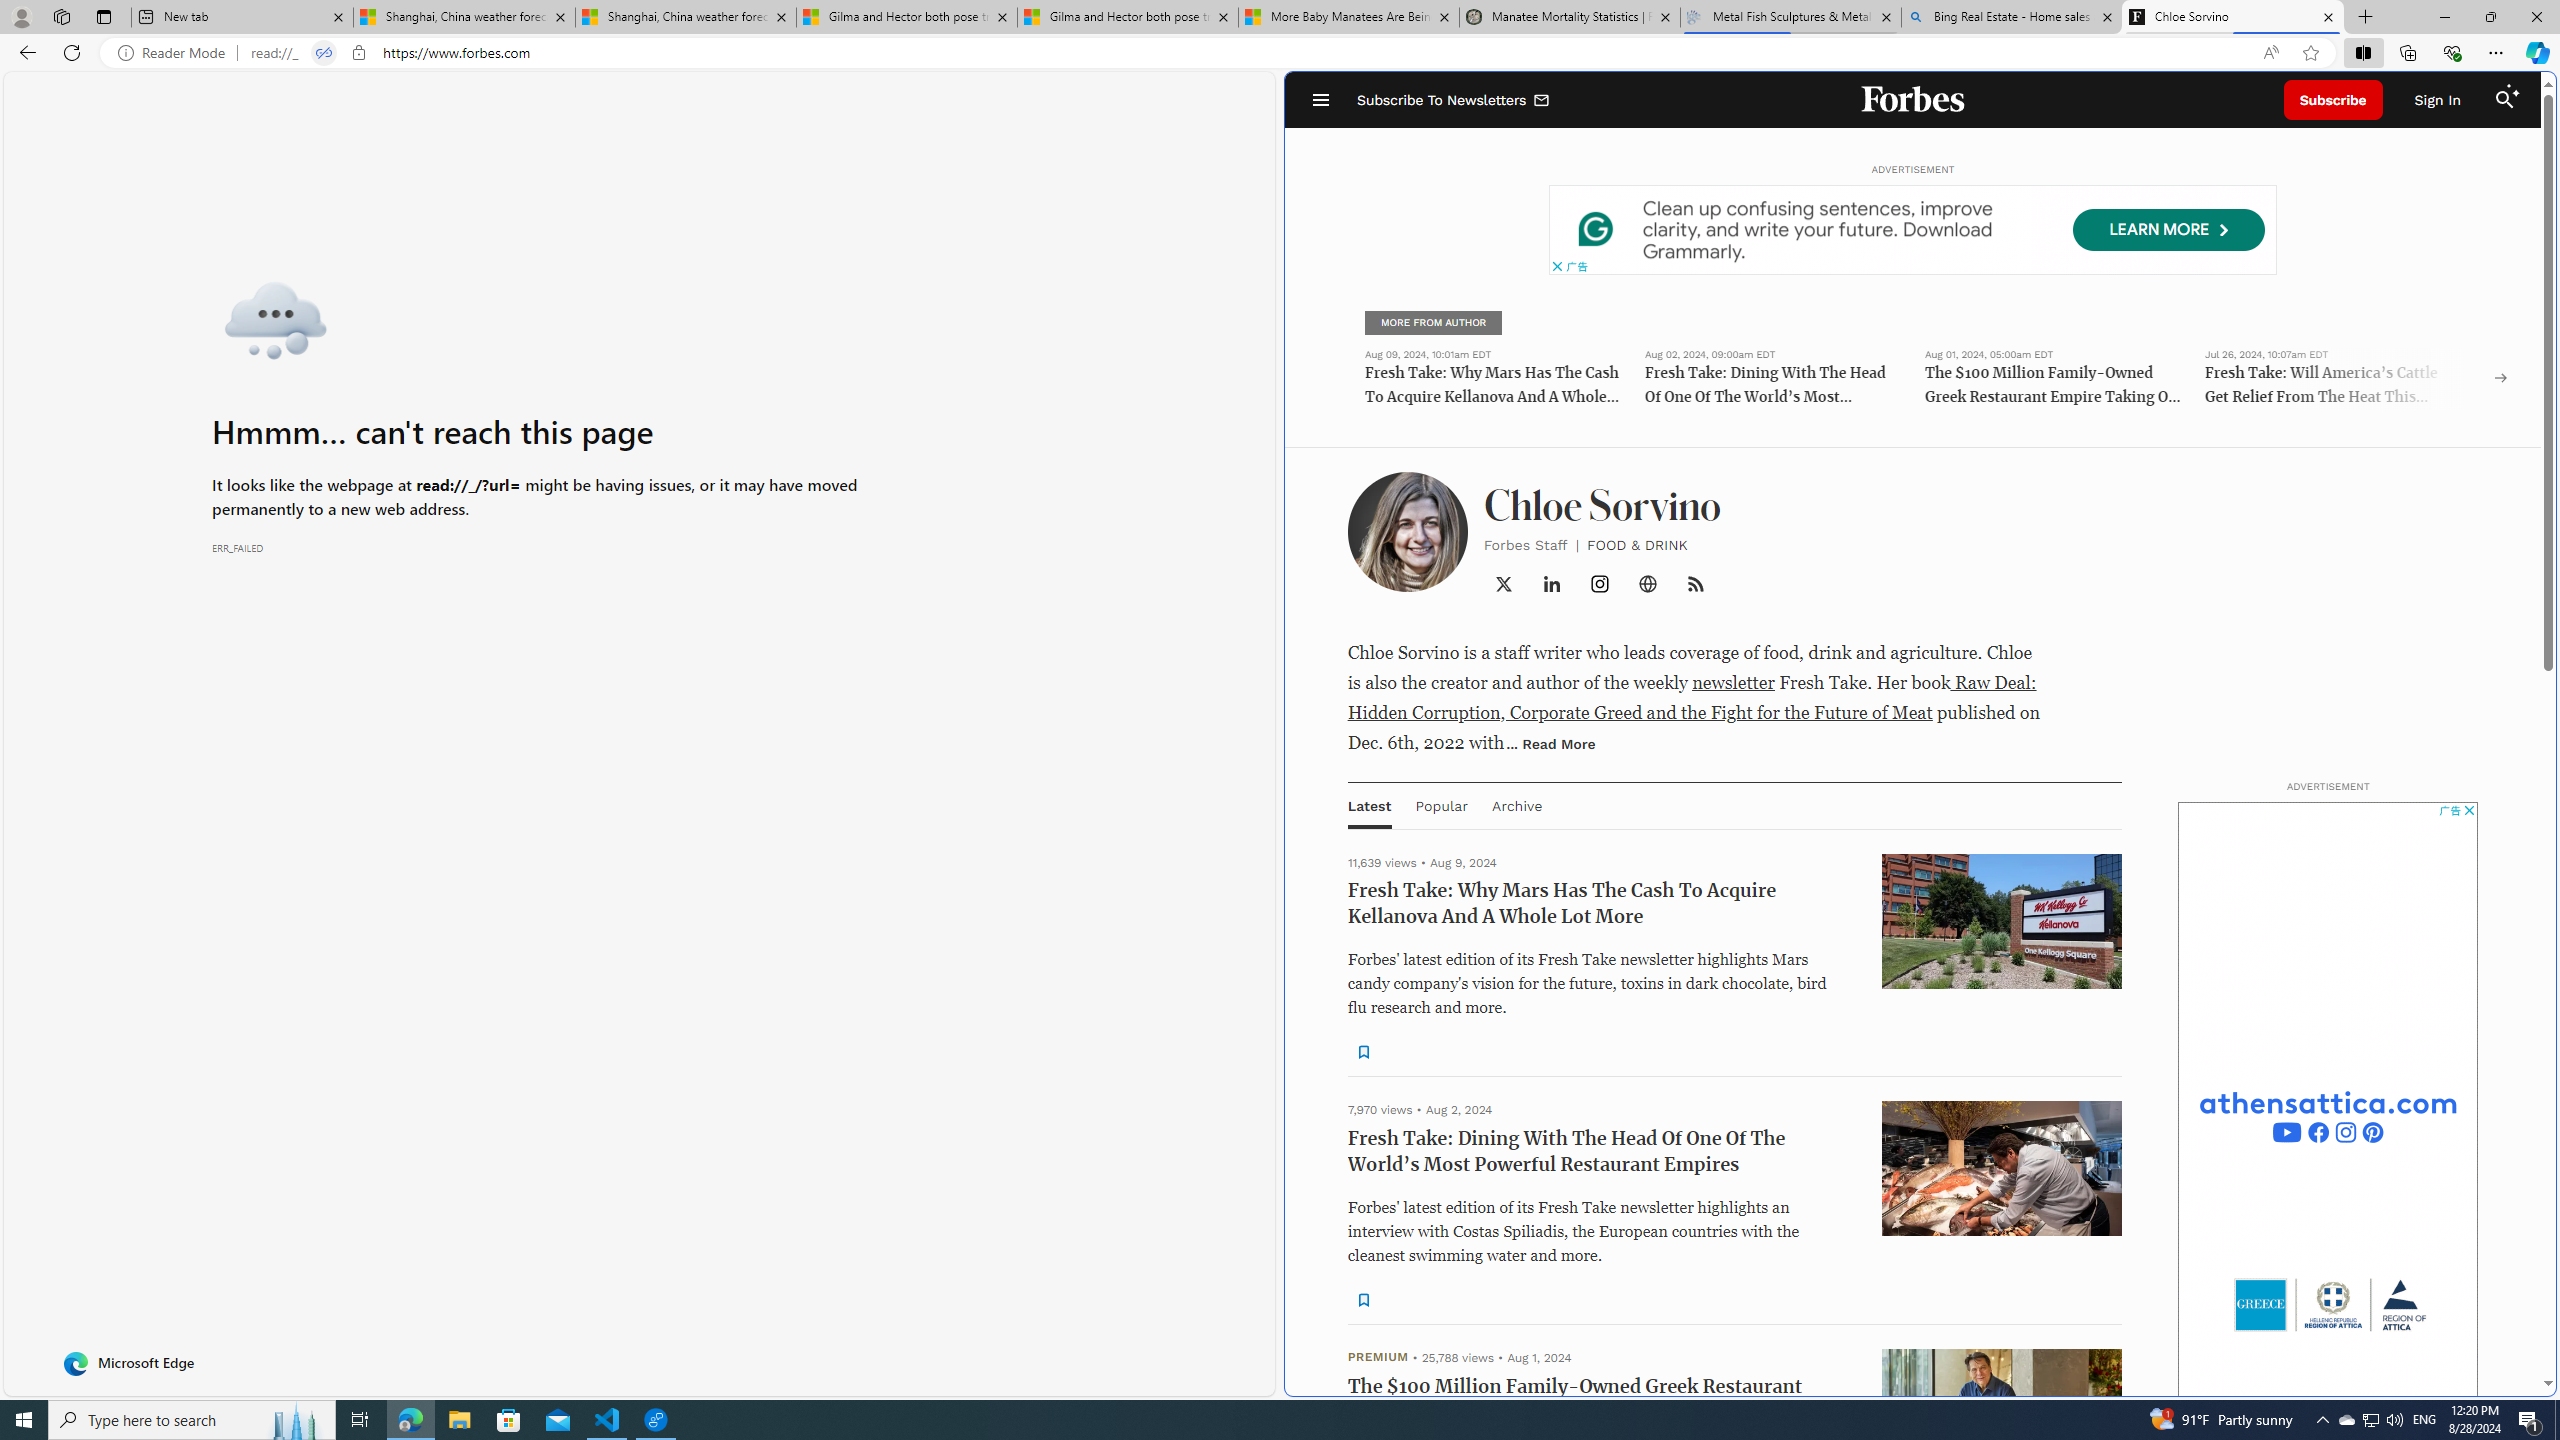 This screenshot has width=2560, height=1440. Describe the element at coordinates (1541, 100) in the screenshot. I see `'Class: envelope_svg__fs-icon envelope_svg__fs-icon--envelope'` at that location.